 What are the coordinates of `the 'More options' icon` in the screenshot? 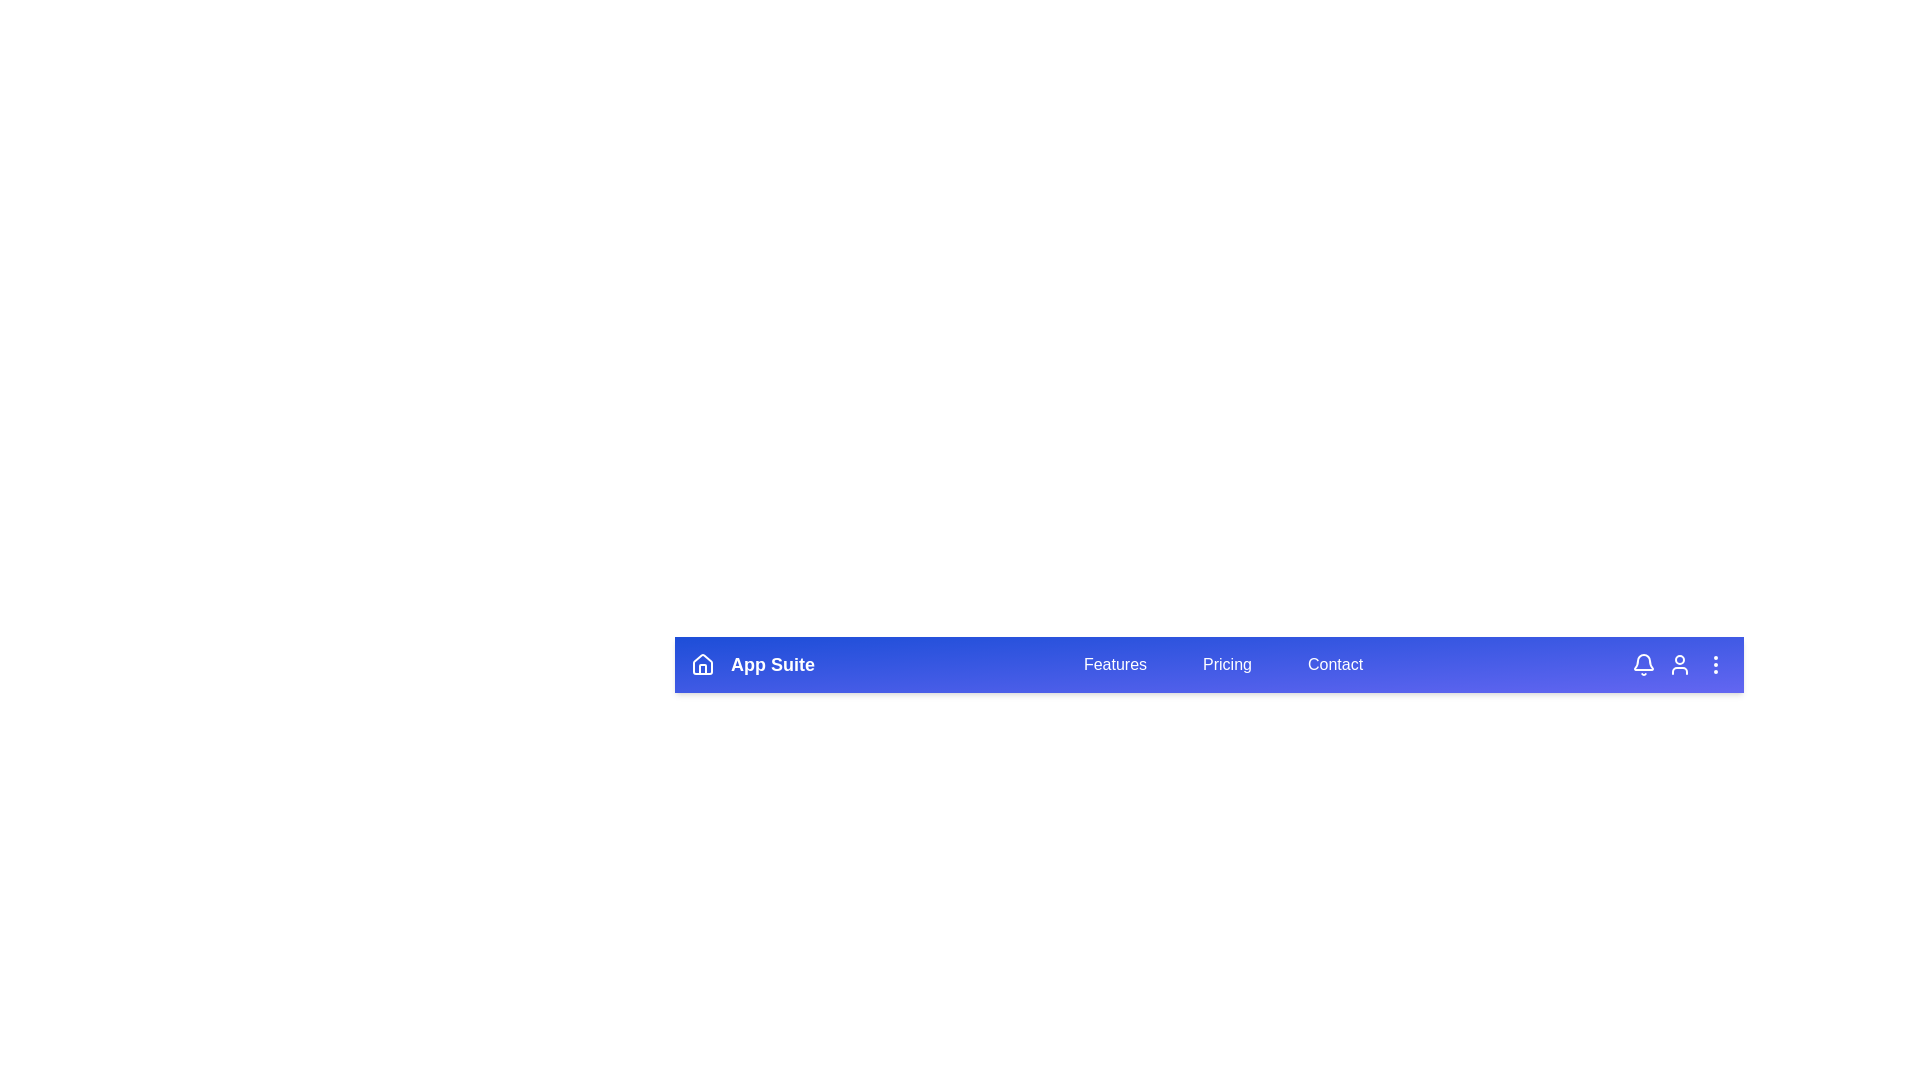 It's located at (1715, 664).